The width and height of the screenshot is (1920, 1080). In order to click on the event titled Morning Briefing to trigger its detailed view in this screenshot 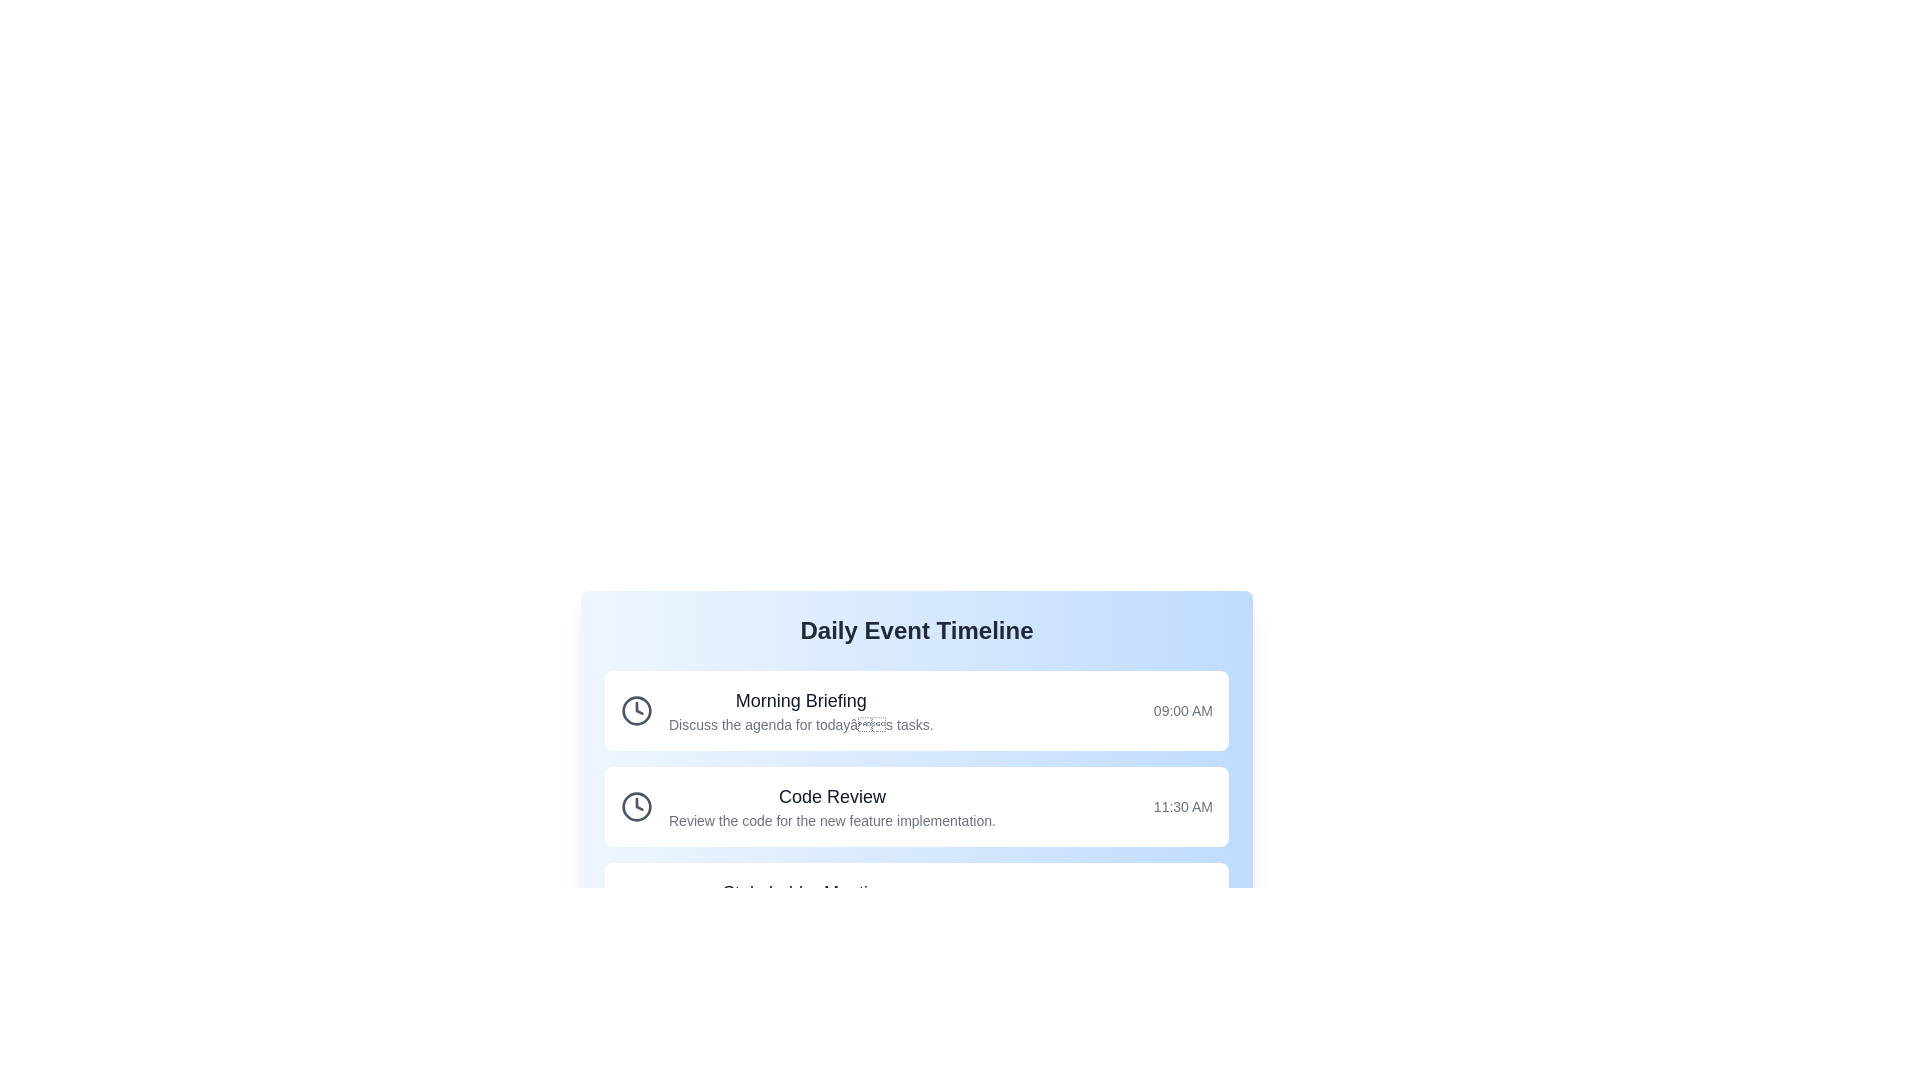, I will do `click(915, 709)`.